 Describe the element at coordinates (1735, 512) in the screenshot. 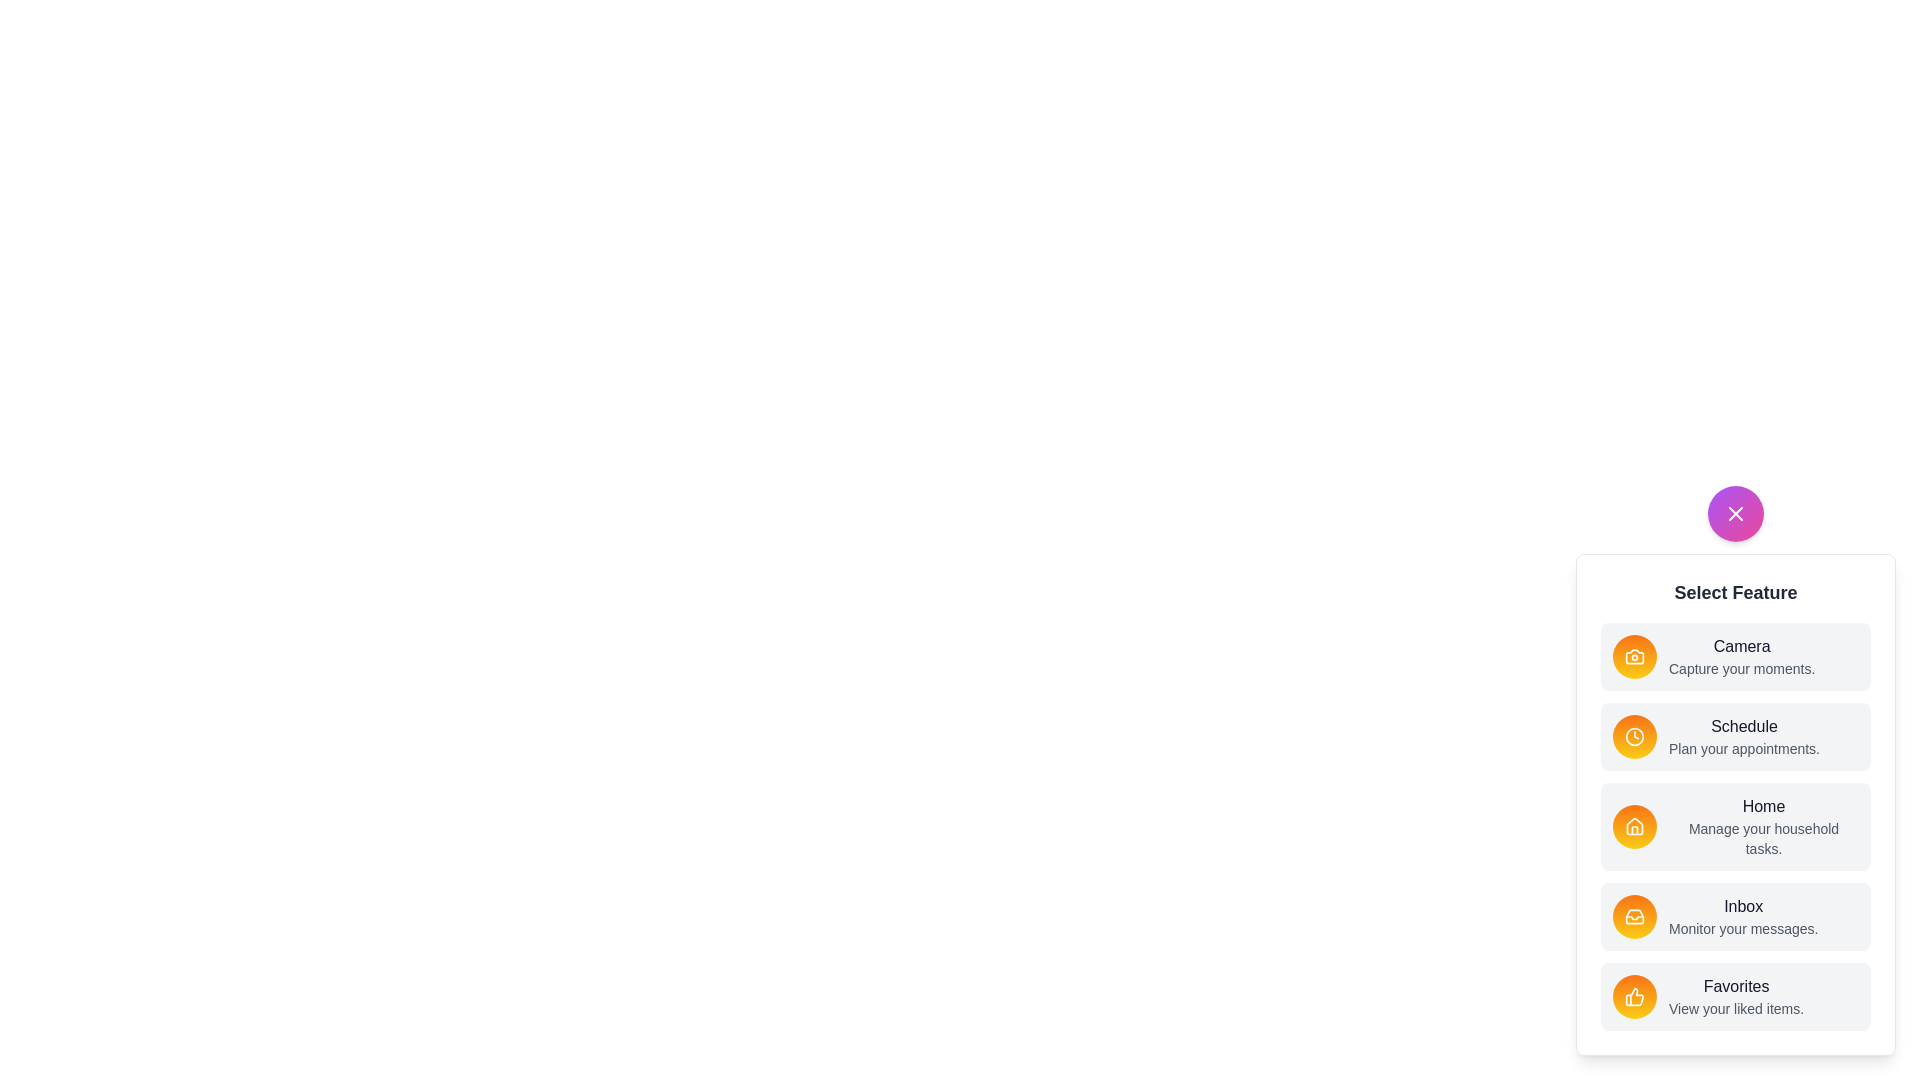

I see `the floating action button to toggle the menu` at that location.